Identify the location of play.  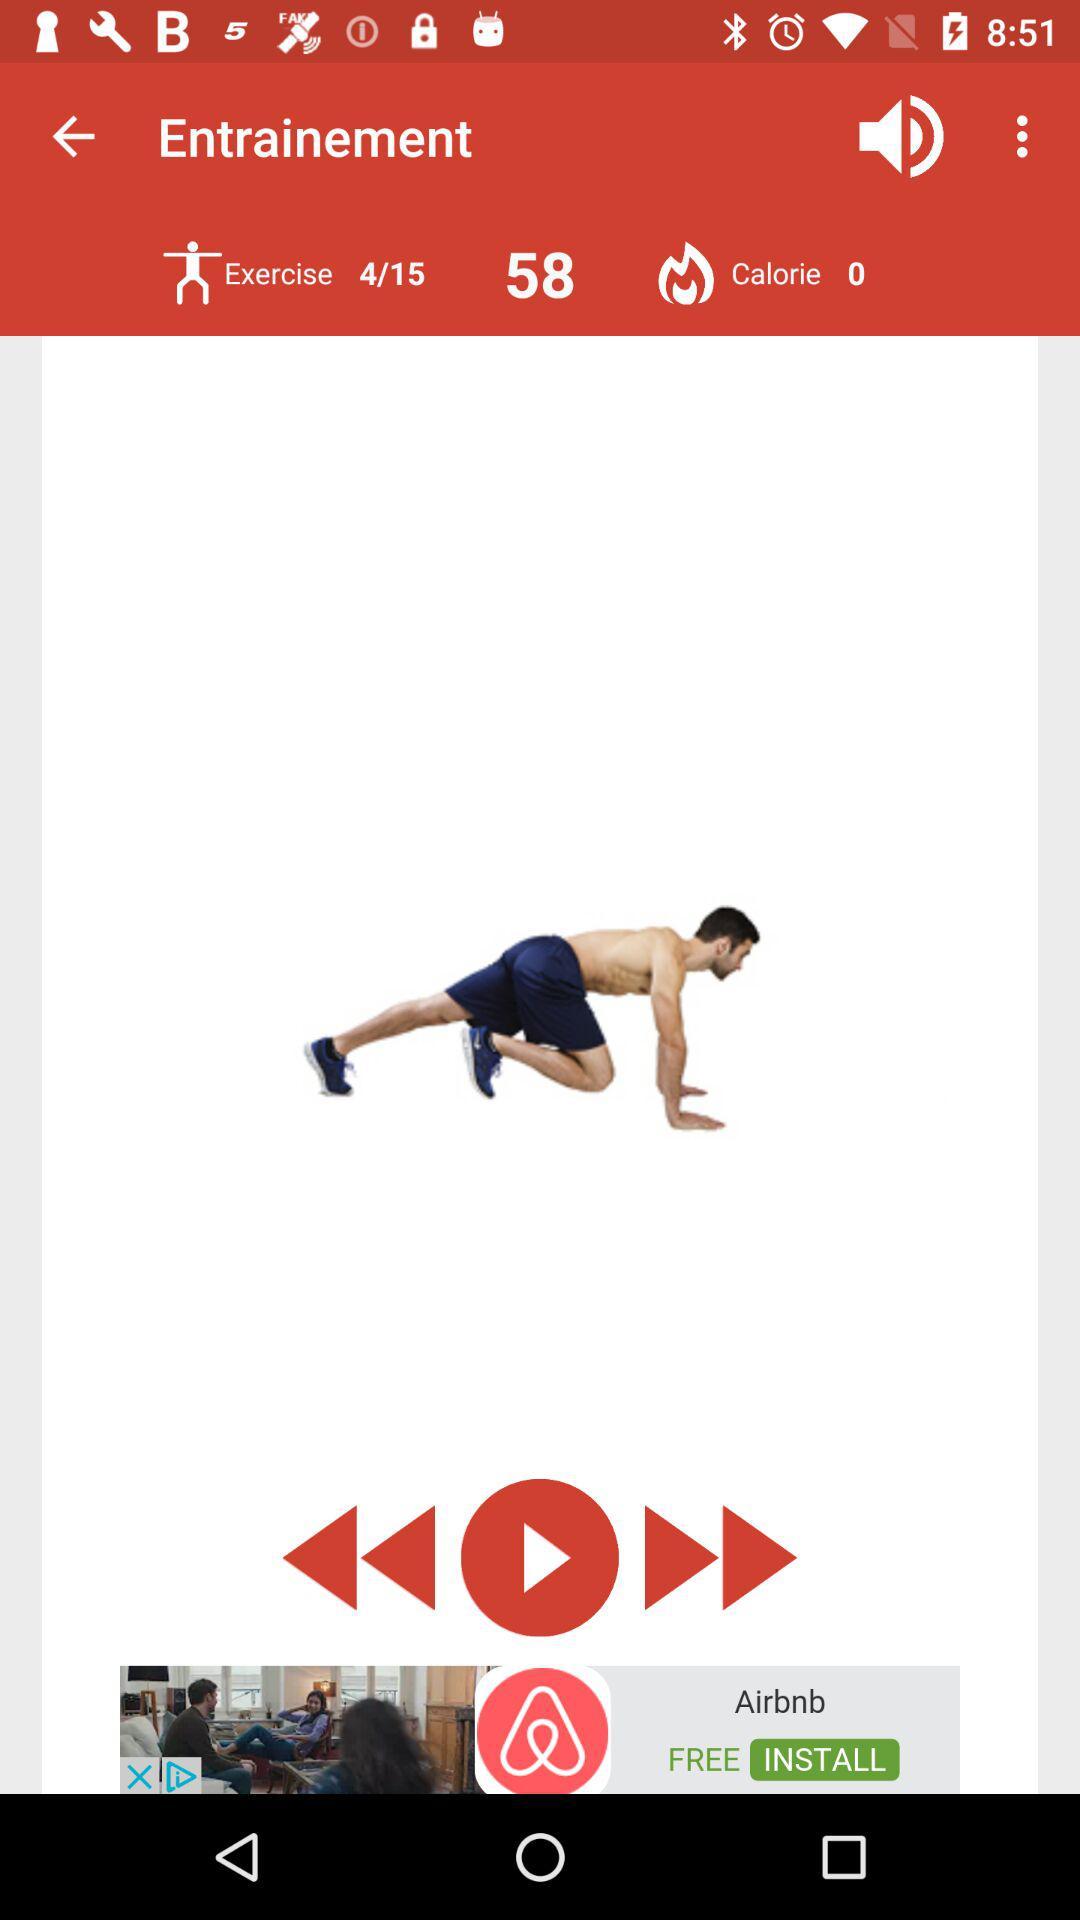
(540, 1556).